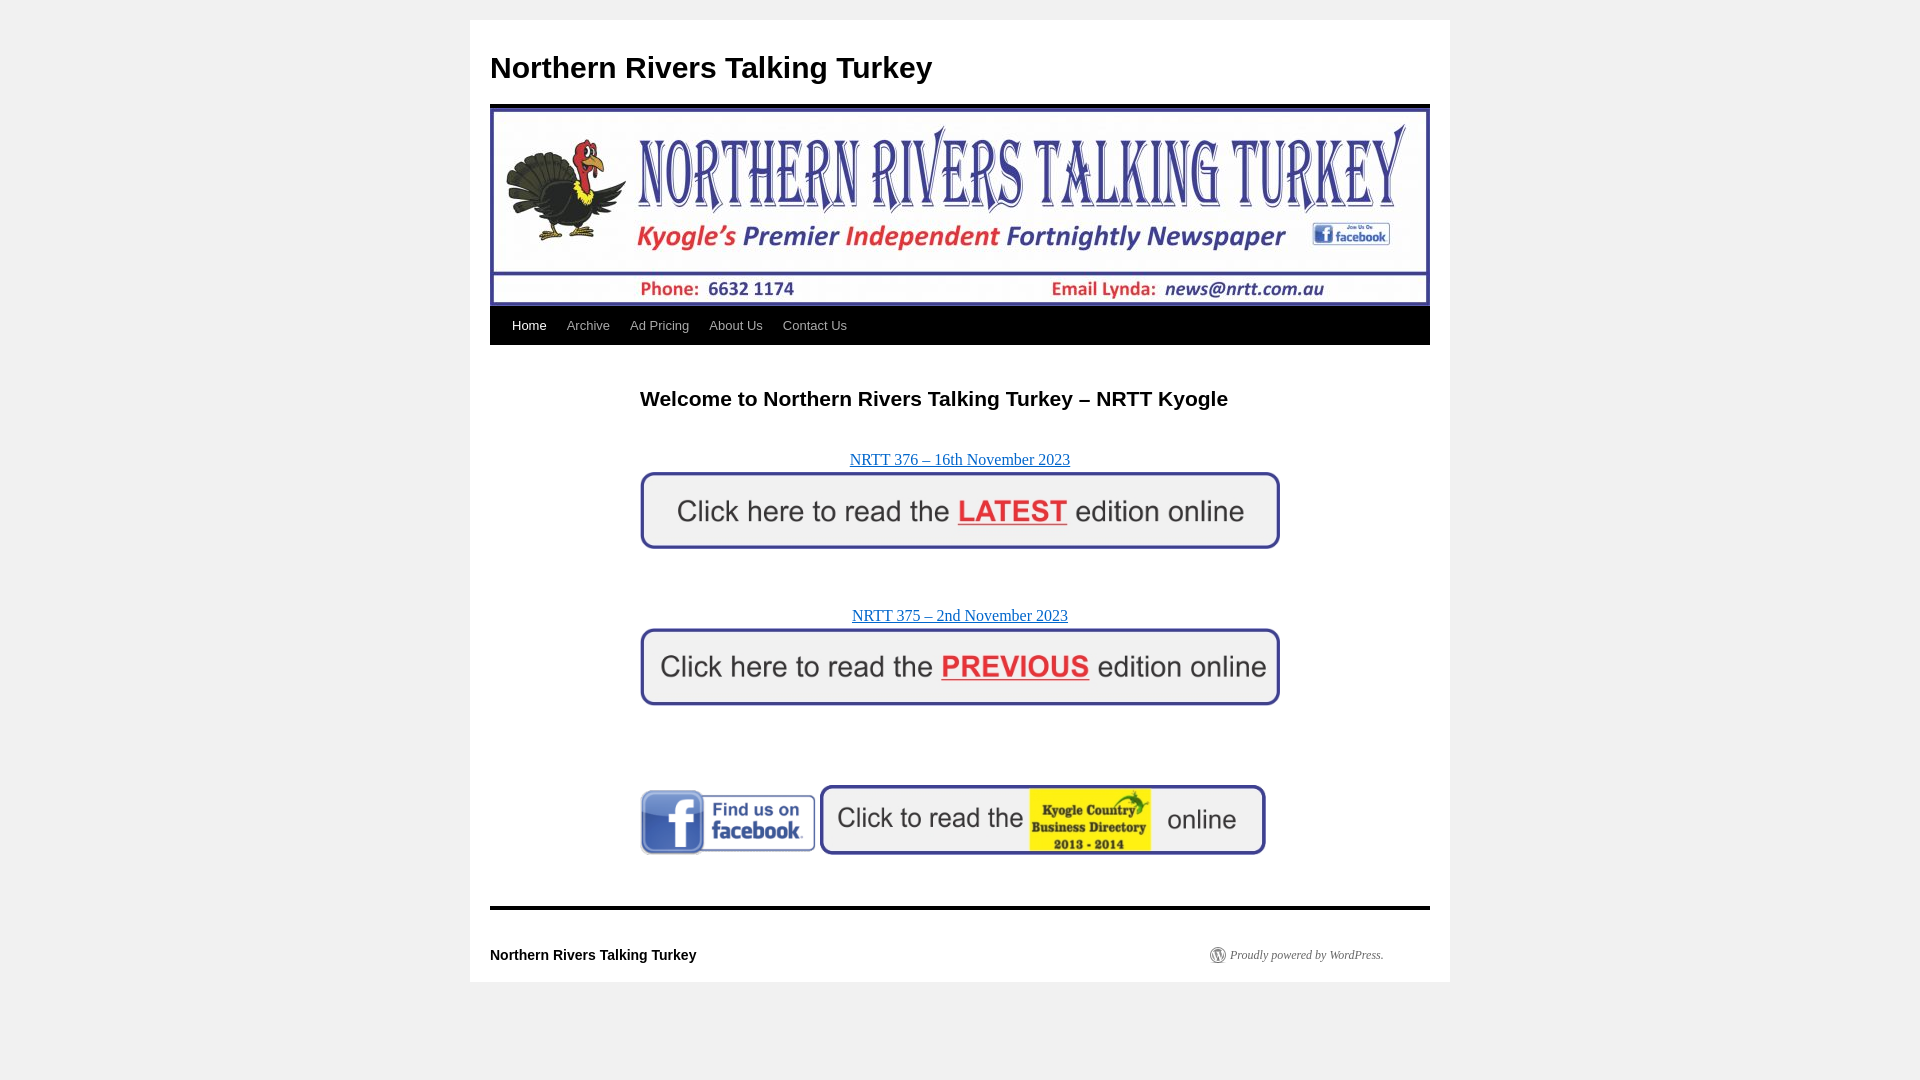 Image resolution: width=1920 pixels, height=1080 pixels. I want to click on 'Kyogle Business Directory', so click(1041, 820).